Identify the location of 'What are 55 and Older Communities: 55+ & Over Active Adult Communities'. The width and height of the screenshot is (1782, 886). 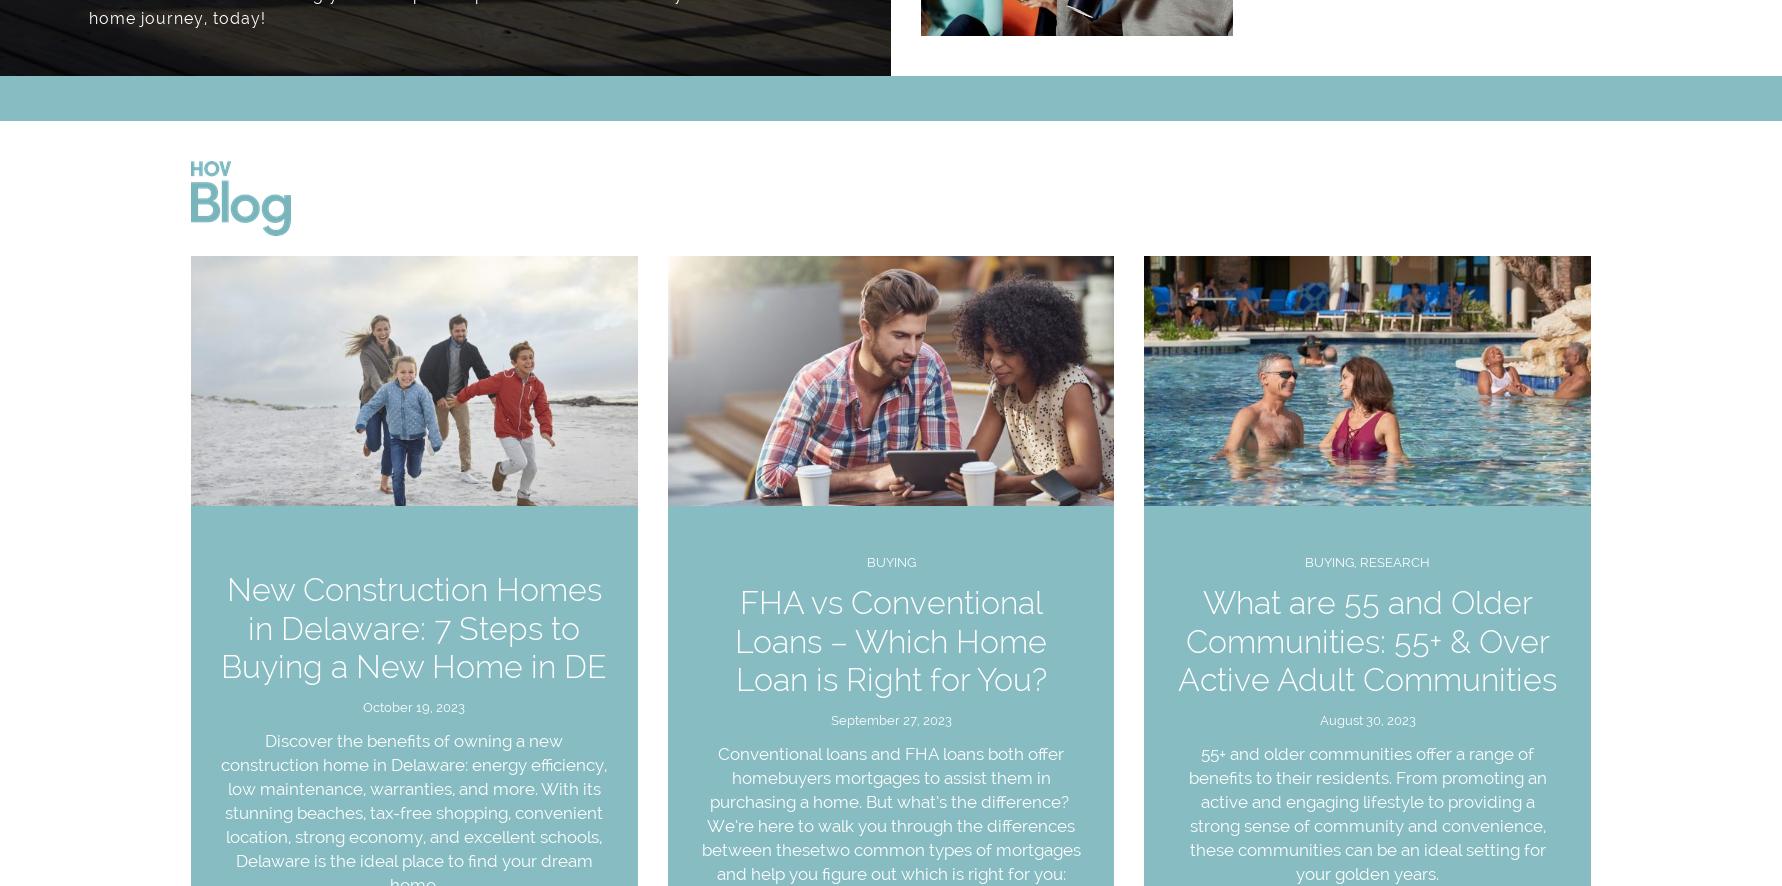
(1366, 641).